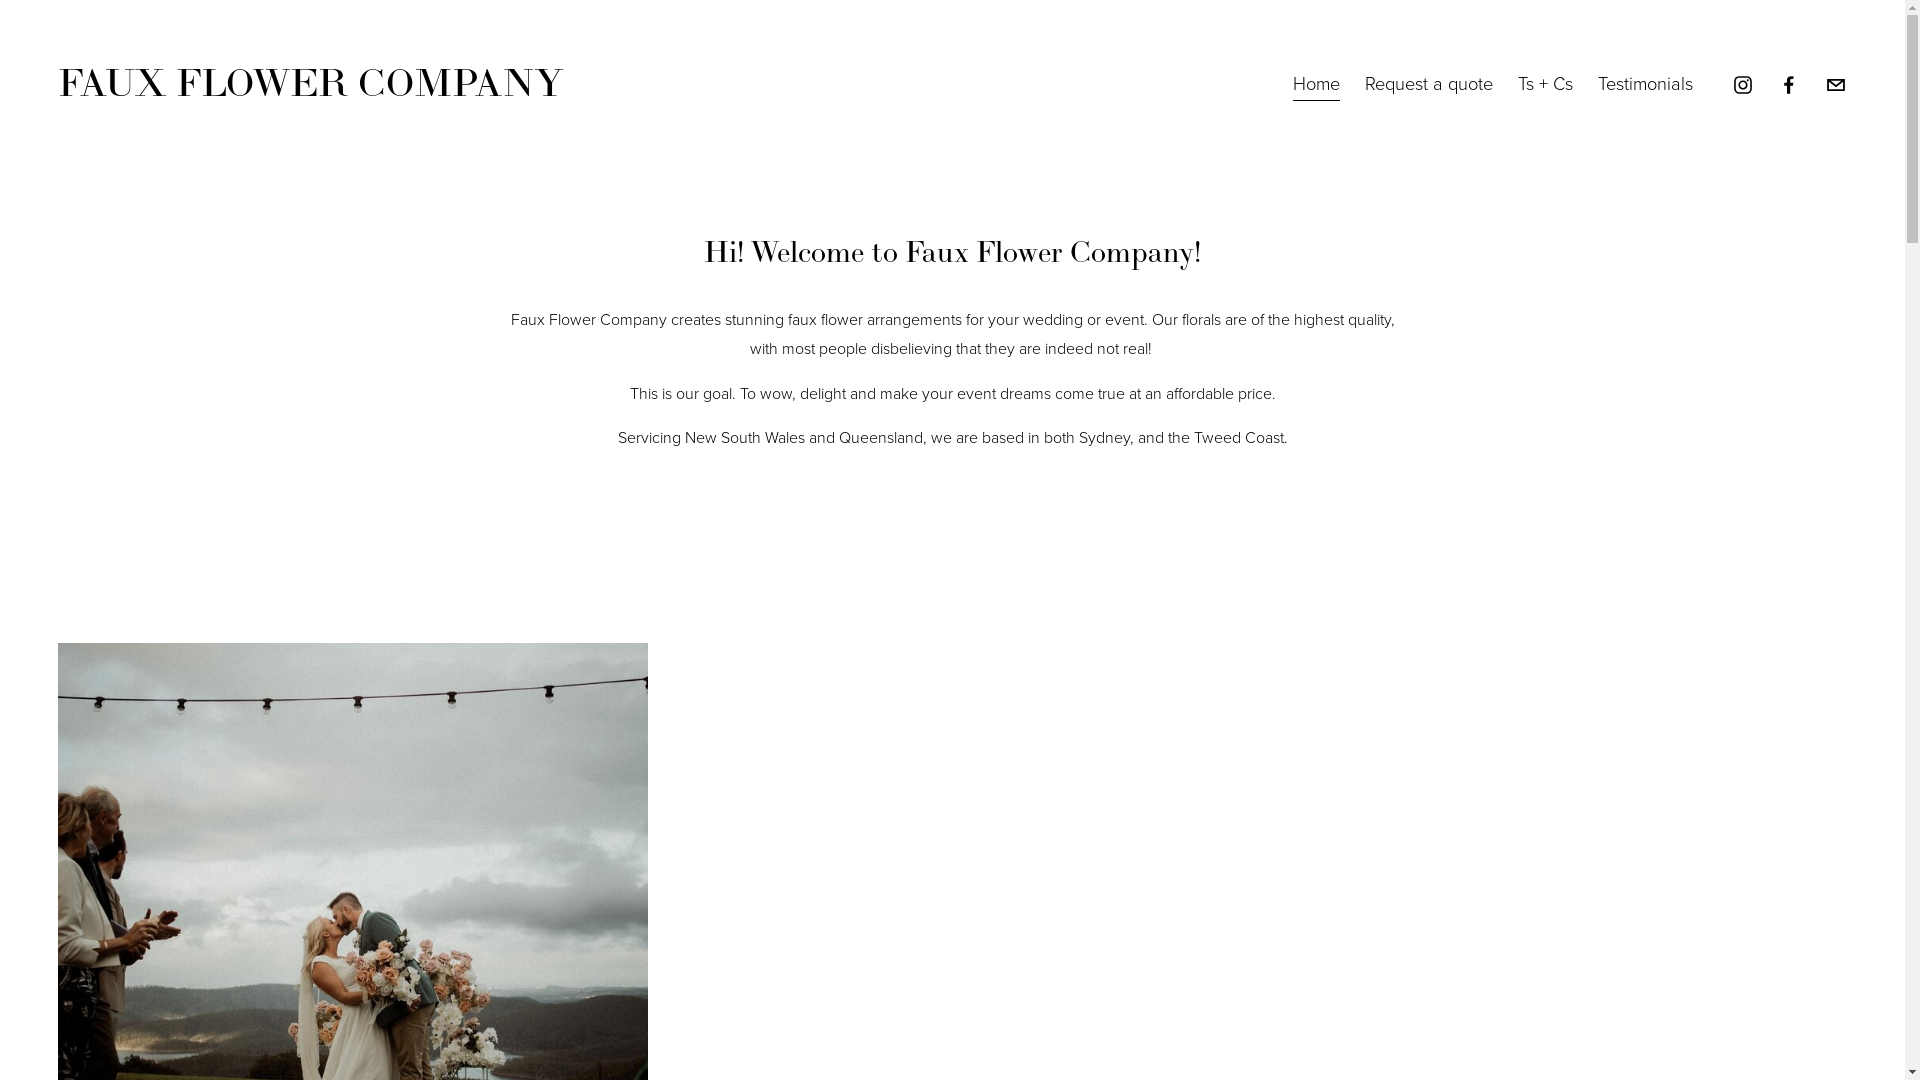 This screenshot has width=1920, height=1080. What do you see at coordinates (1363, 84) in the screenshot?
I see `'Request a quote'` at bounding box center [1363, 84].